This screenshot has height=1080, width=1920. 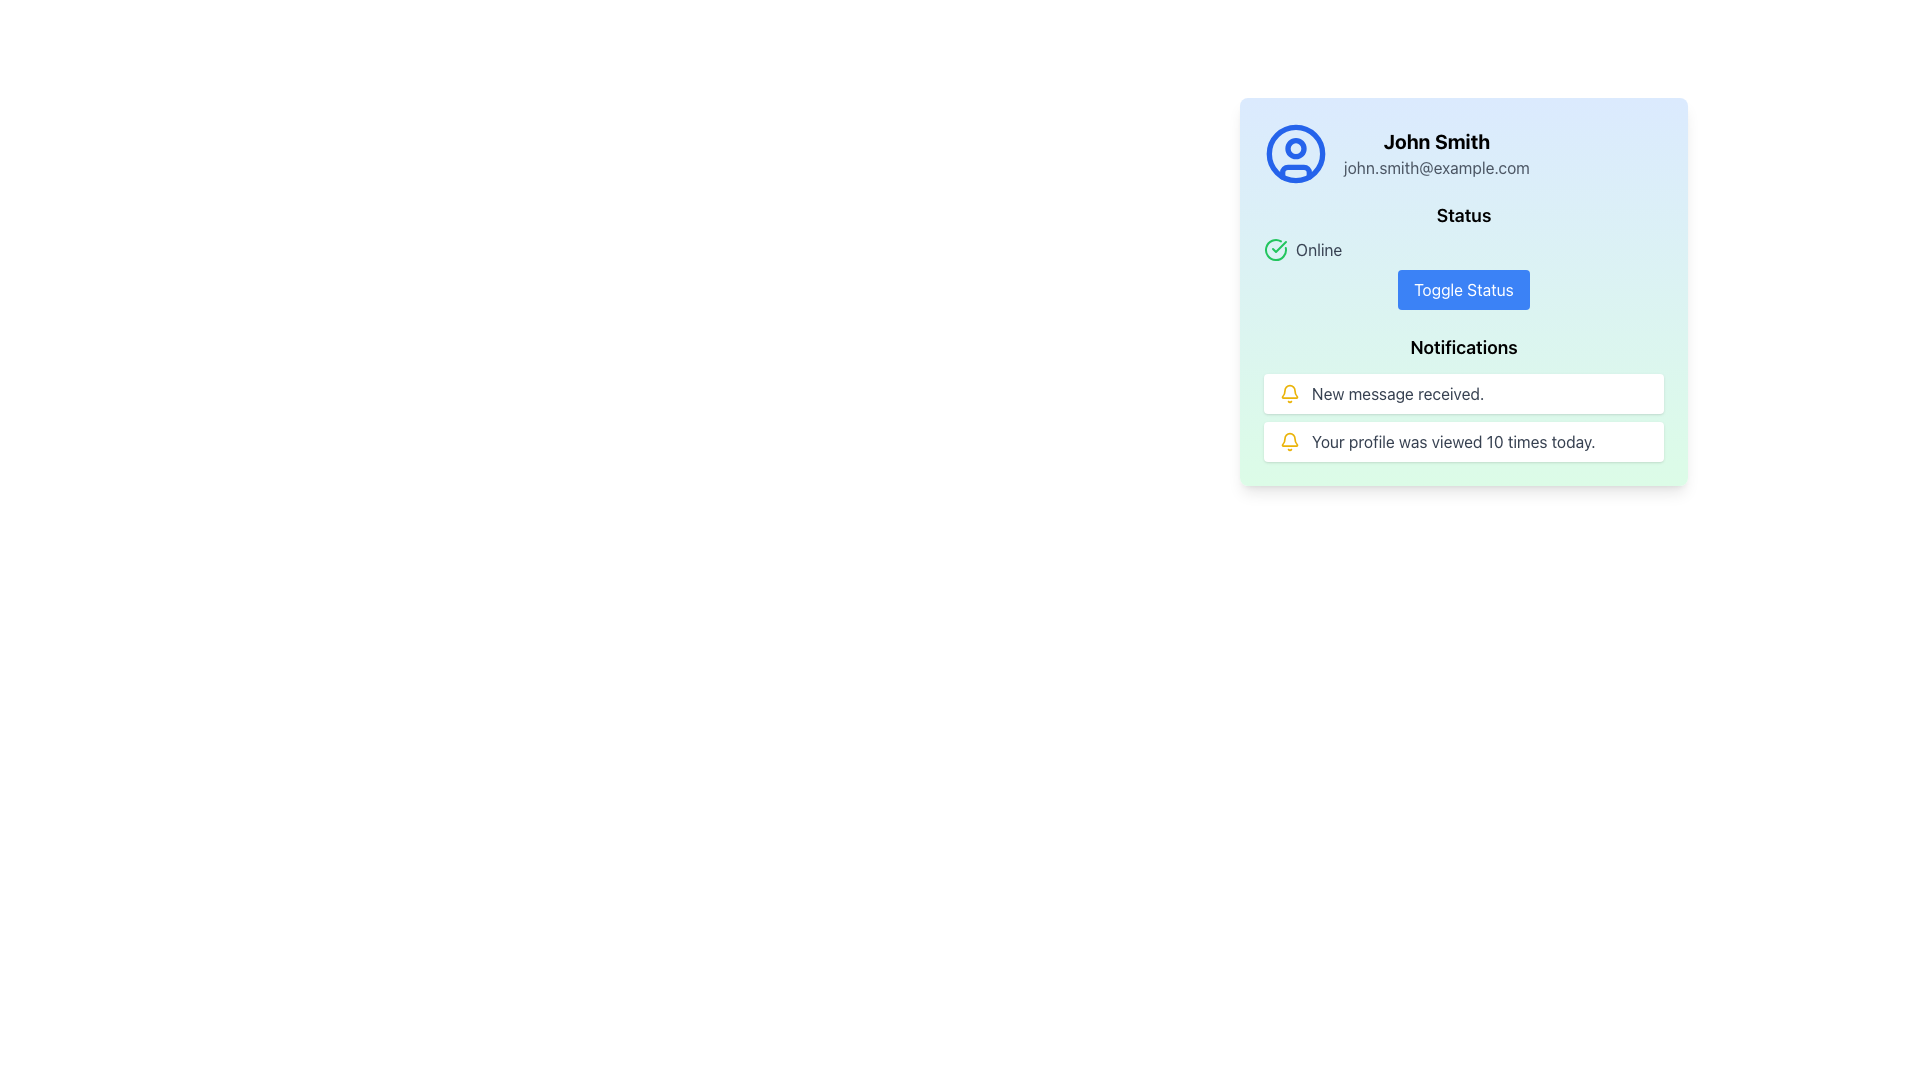 I want to click on the status indicator icon located to the left of the text 'Online', which indicates an active or online status, so click(x=1275, y=249).